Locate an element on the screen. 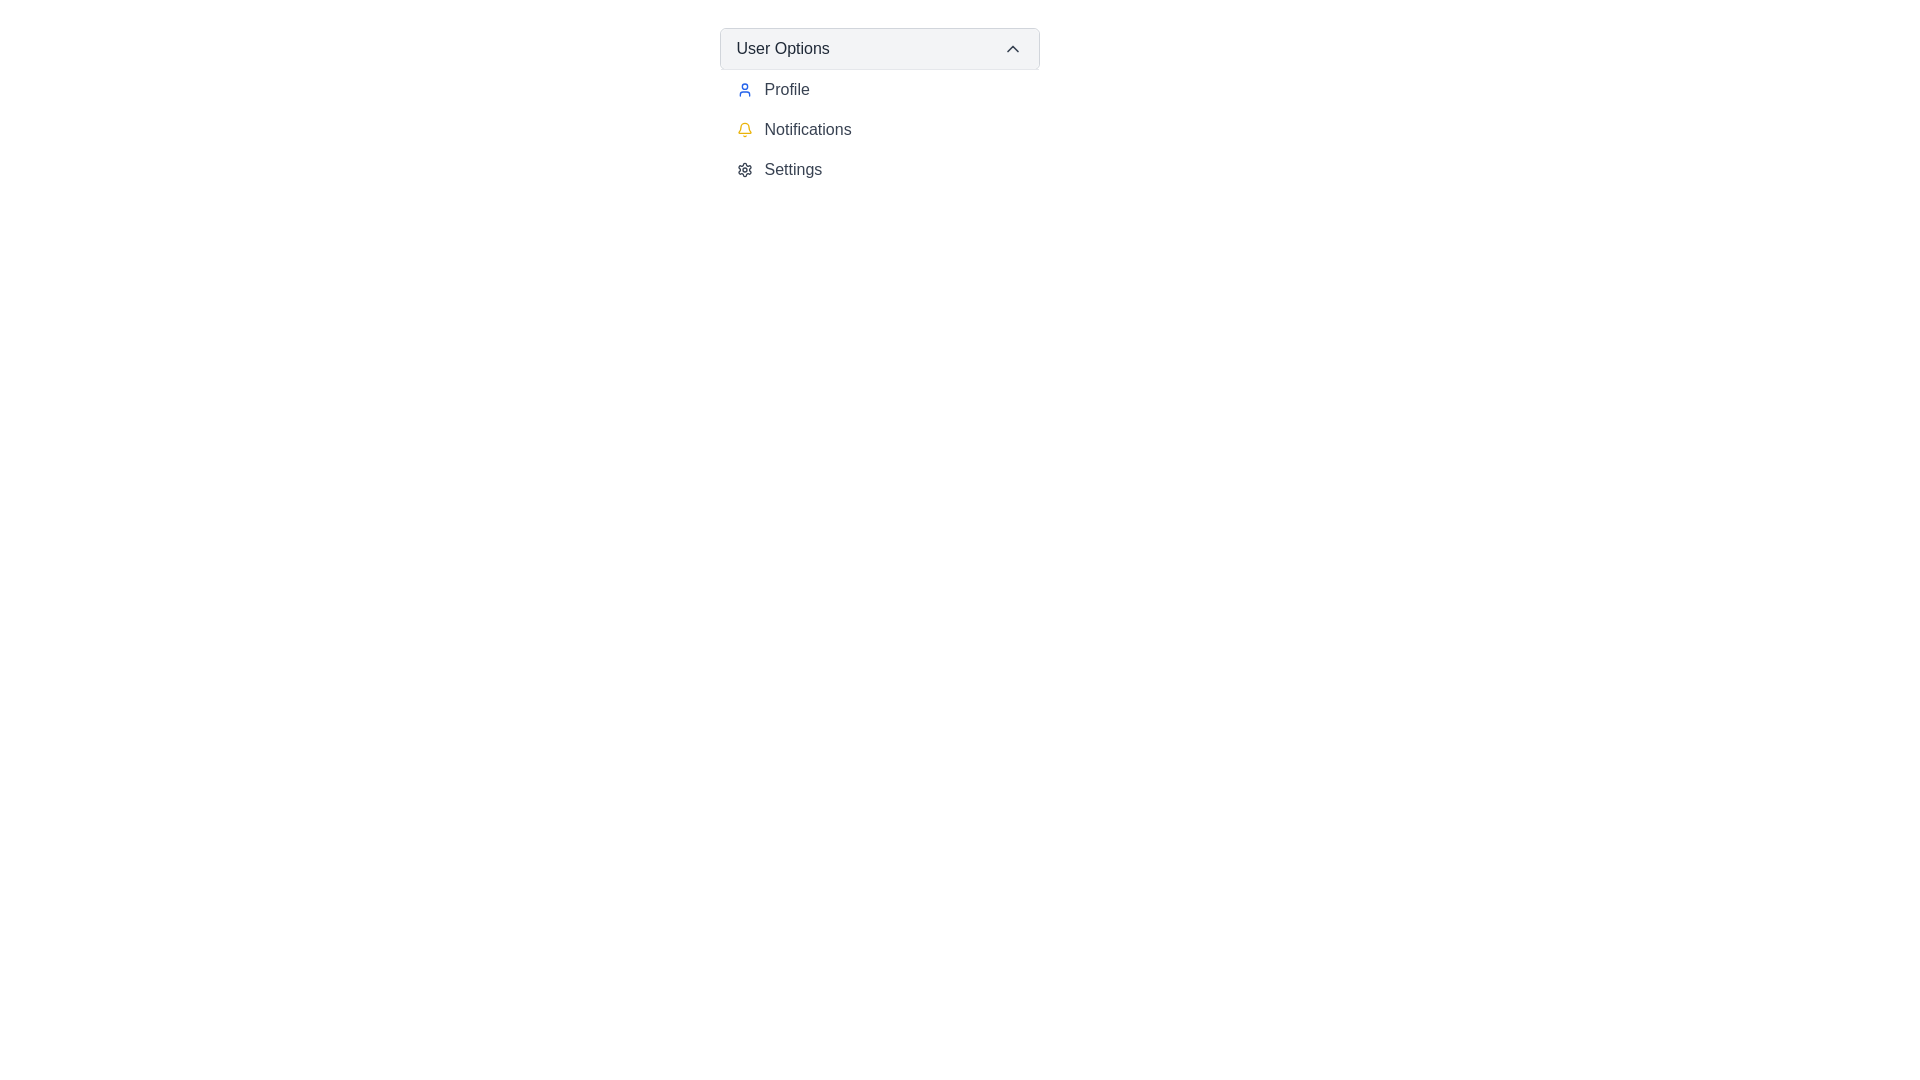 Image resolution: width=1920 pixels, height=1080 pixels. the Text label adjacent to an icon located in the 'User Options' dropdown menu, which is the last item below the 'Notifications' option is located at coordinates (792, 168).